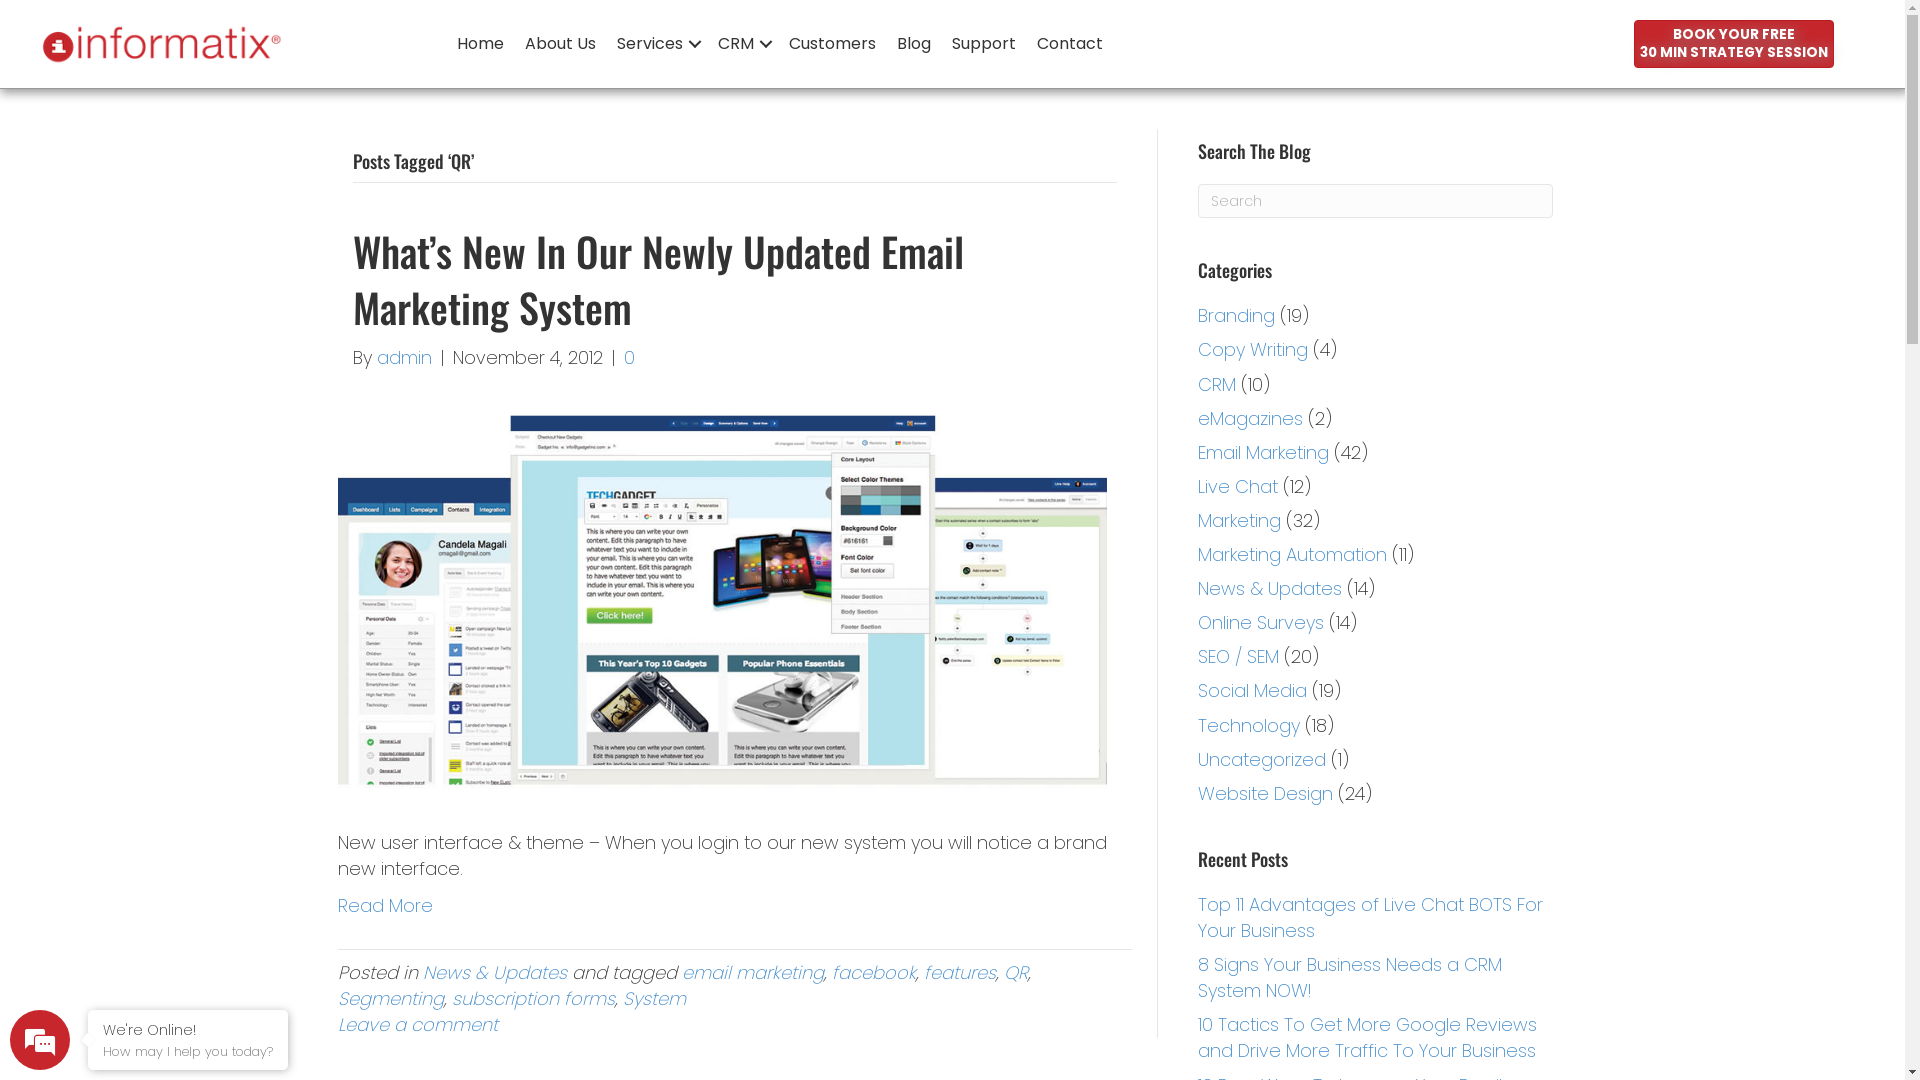  What do you see at coordinates (560, 43) in the screenshot?
I see `'About Us'` at bounding box center [560, 43].